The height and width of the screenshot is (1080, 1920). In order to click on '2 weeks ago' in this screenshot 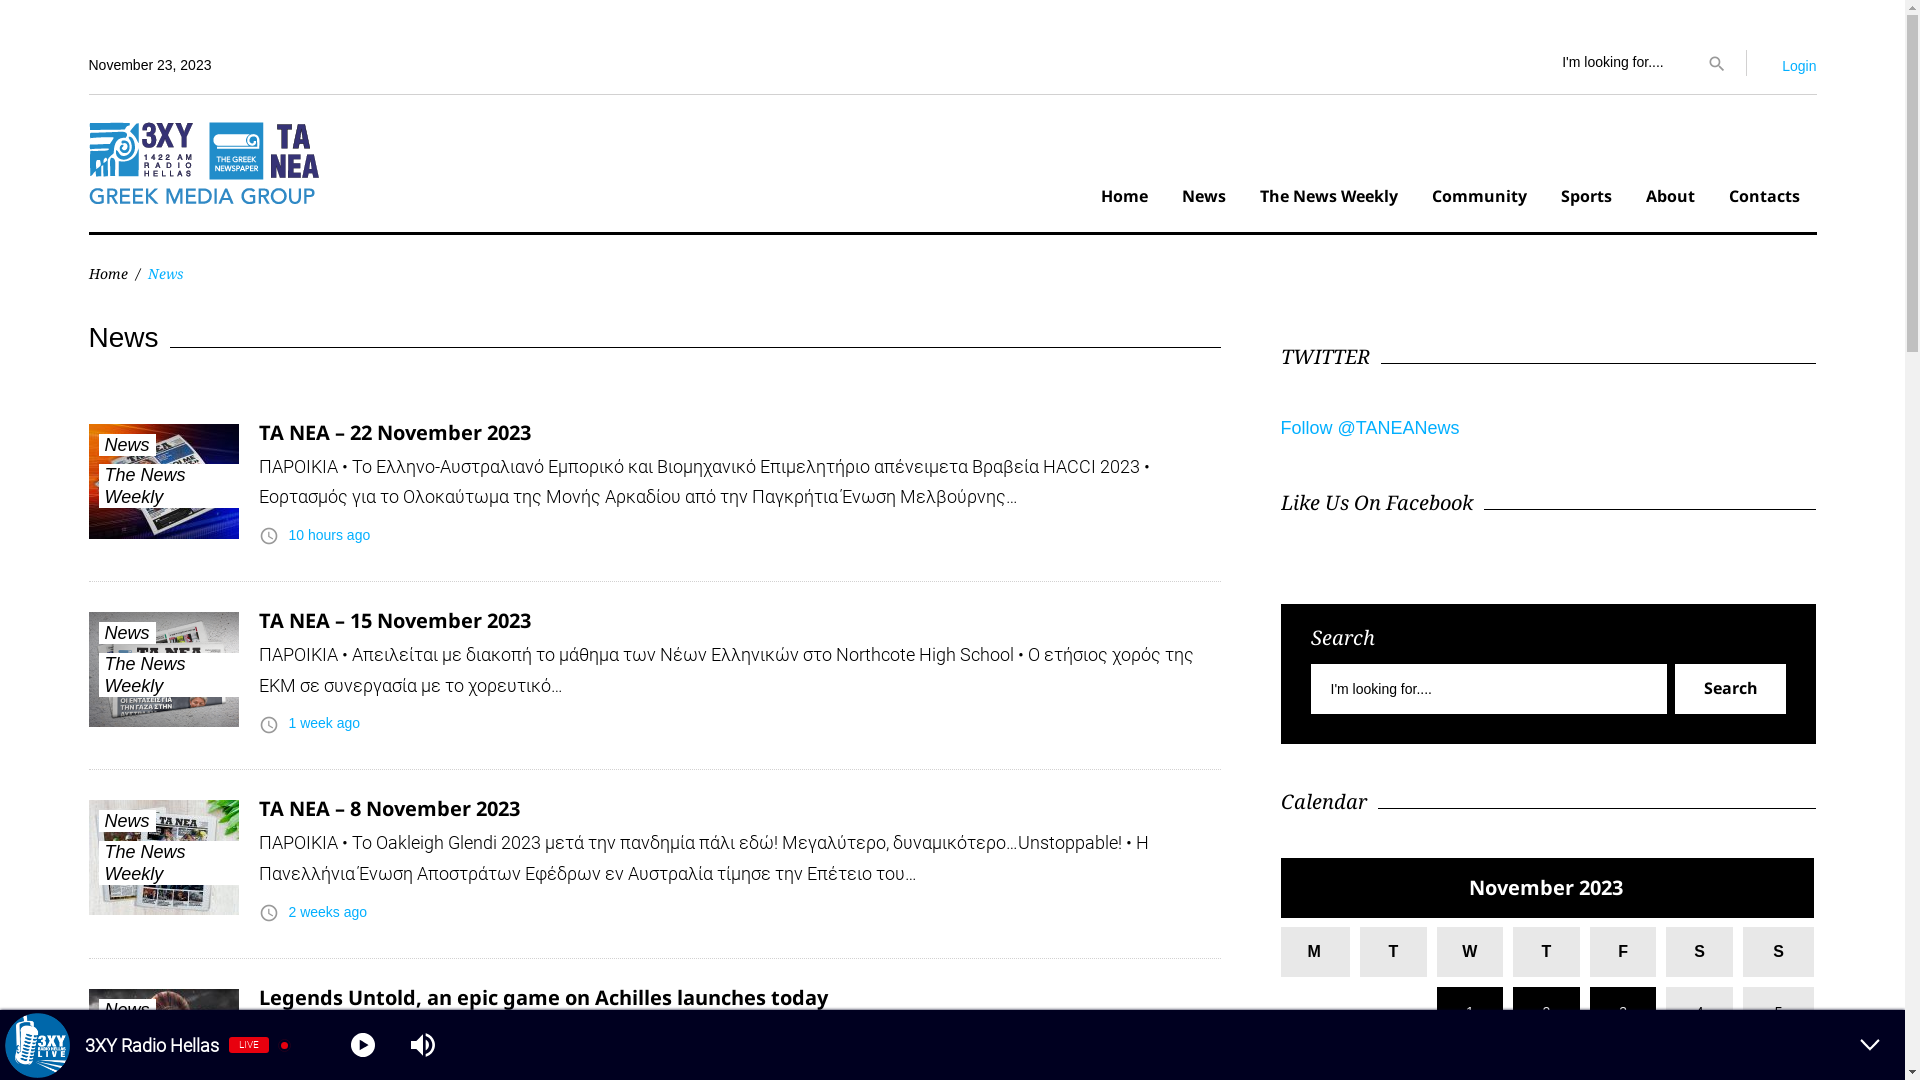, I will do `click(327, 911)`.